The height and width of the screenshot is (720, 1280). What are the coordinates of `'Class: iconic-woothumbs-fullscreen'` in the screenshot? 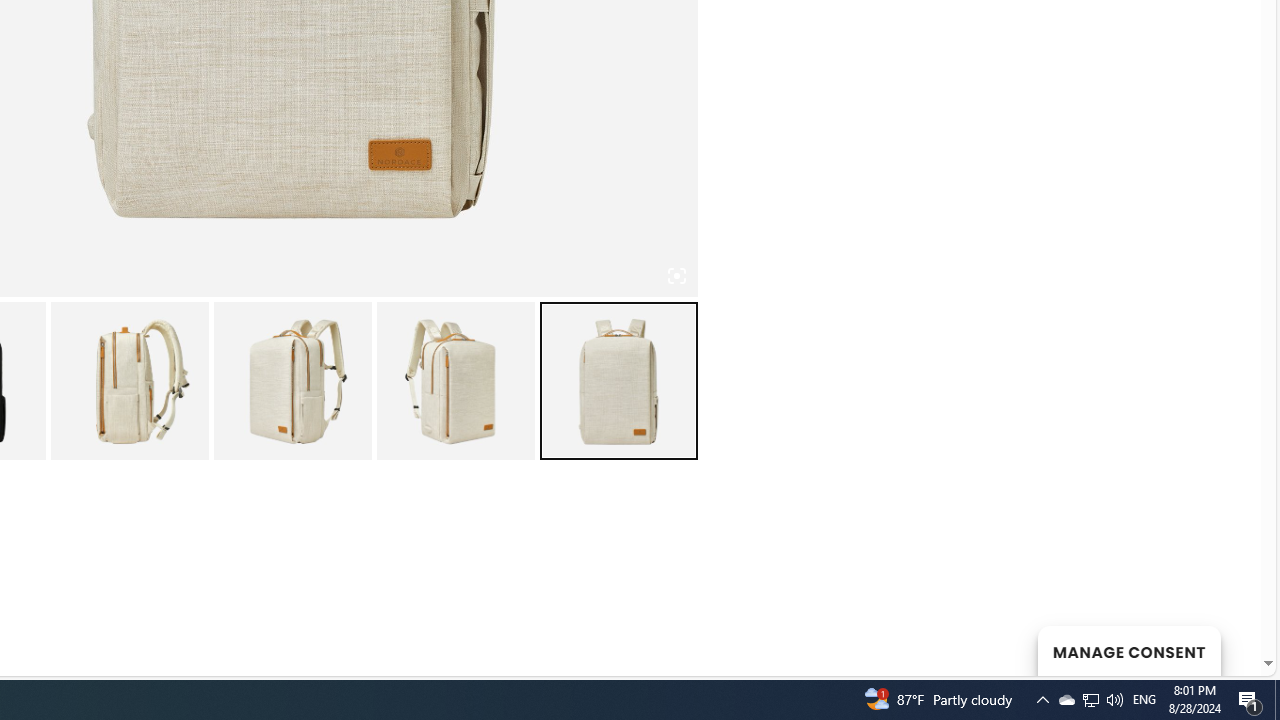 It's located at (676, 276).